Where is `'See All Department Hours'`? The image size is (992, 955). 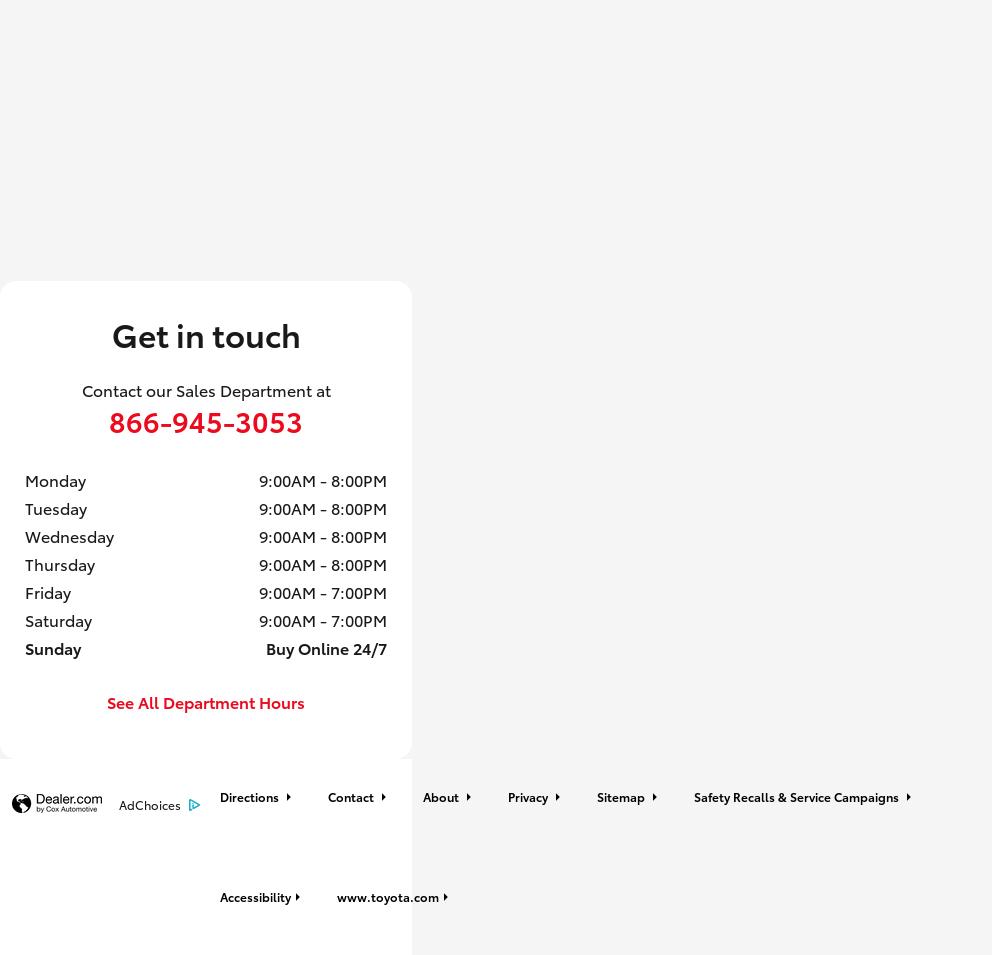
'See All Department Hours' is located at coordinates (205, 700).